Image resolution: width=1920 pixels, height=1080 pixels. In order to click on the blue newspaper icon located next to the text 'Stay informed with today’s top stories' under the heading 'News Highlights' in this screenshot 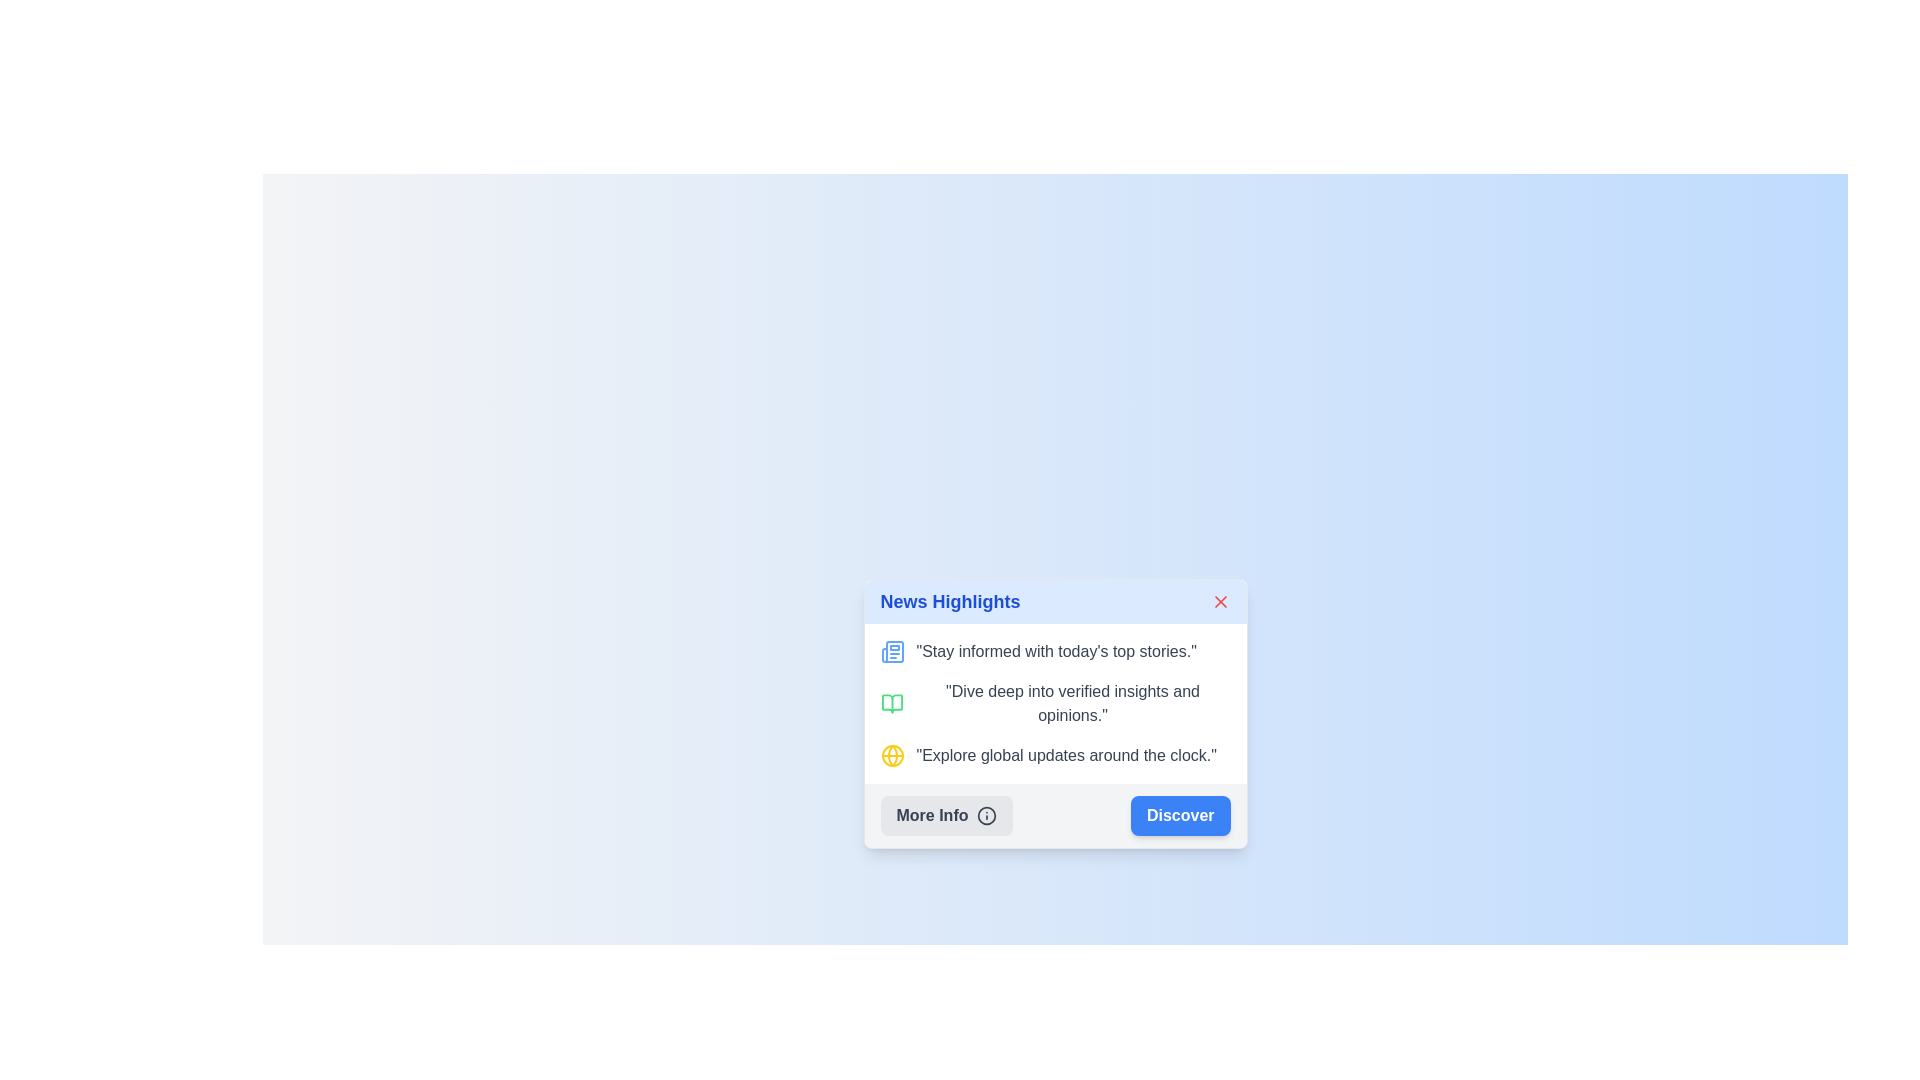, I will do `click(891, 651)`.